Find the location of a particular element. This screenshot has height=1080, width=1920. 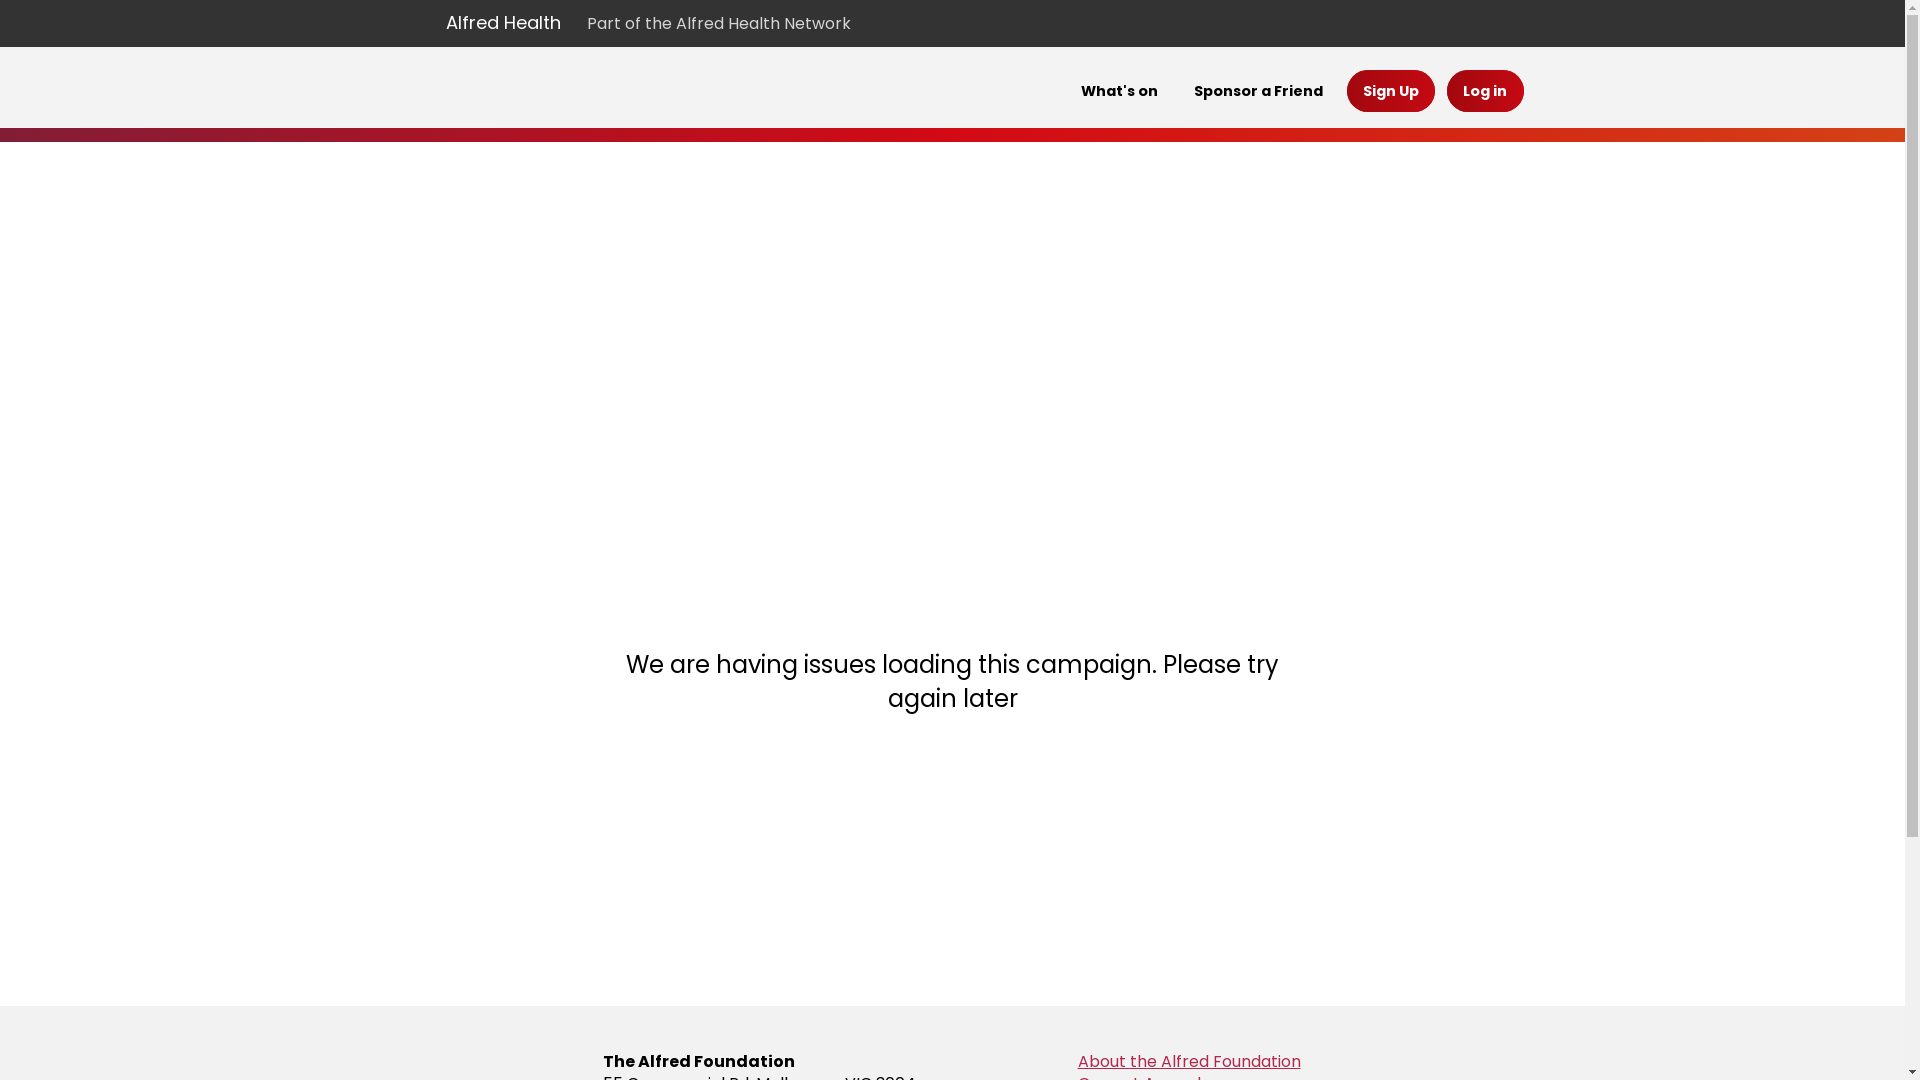

'What's on' is located at coordinates (1118, 91).